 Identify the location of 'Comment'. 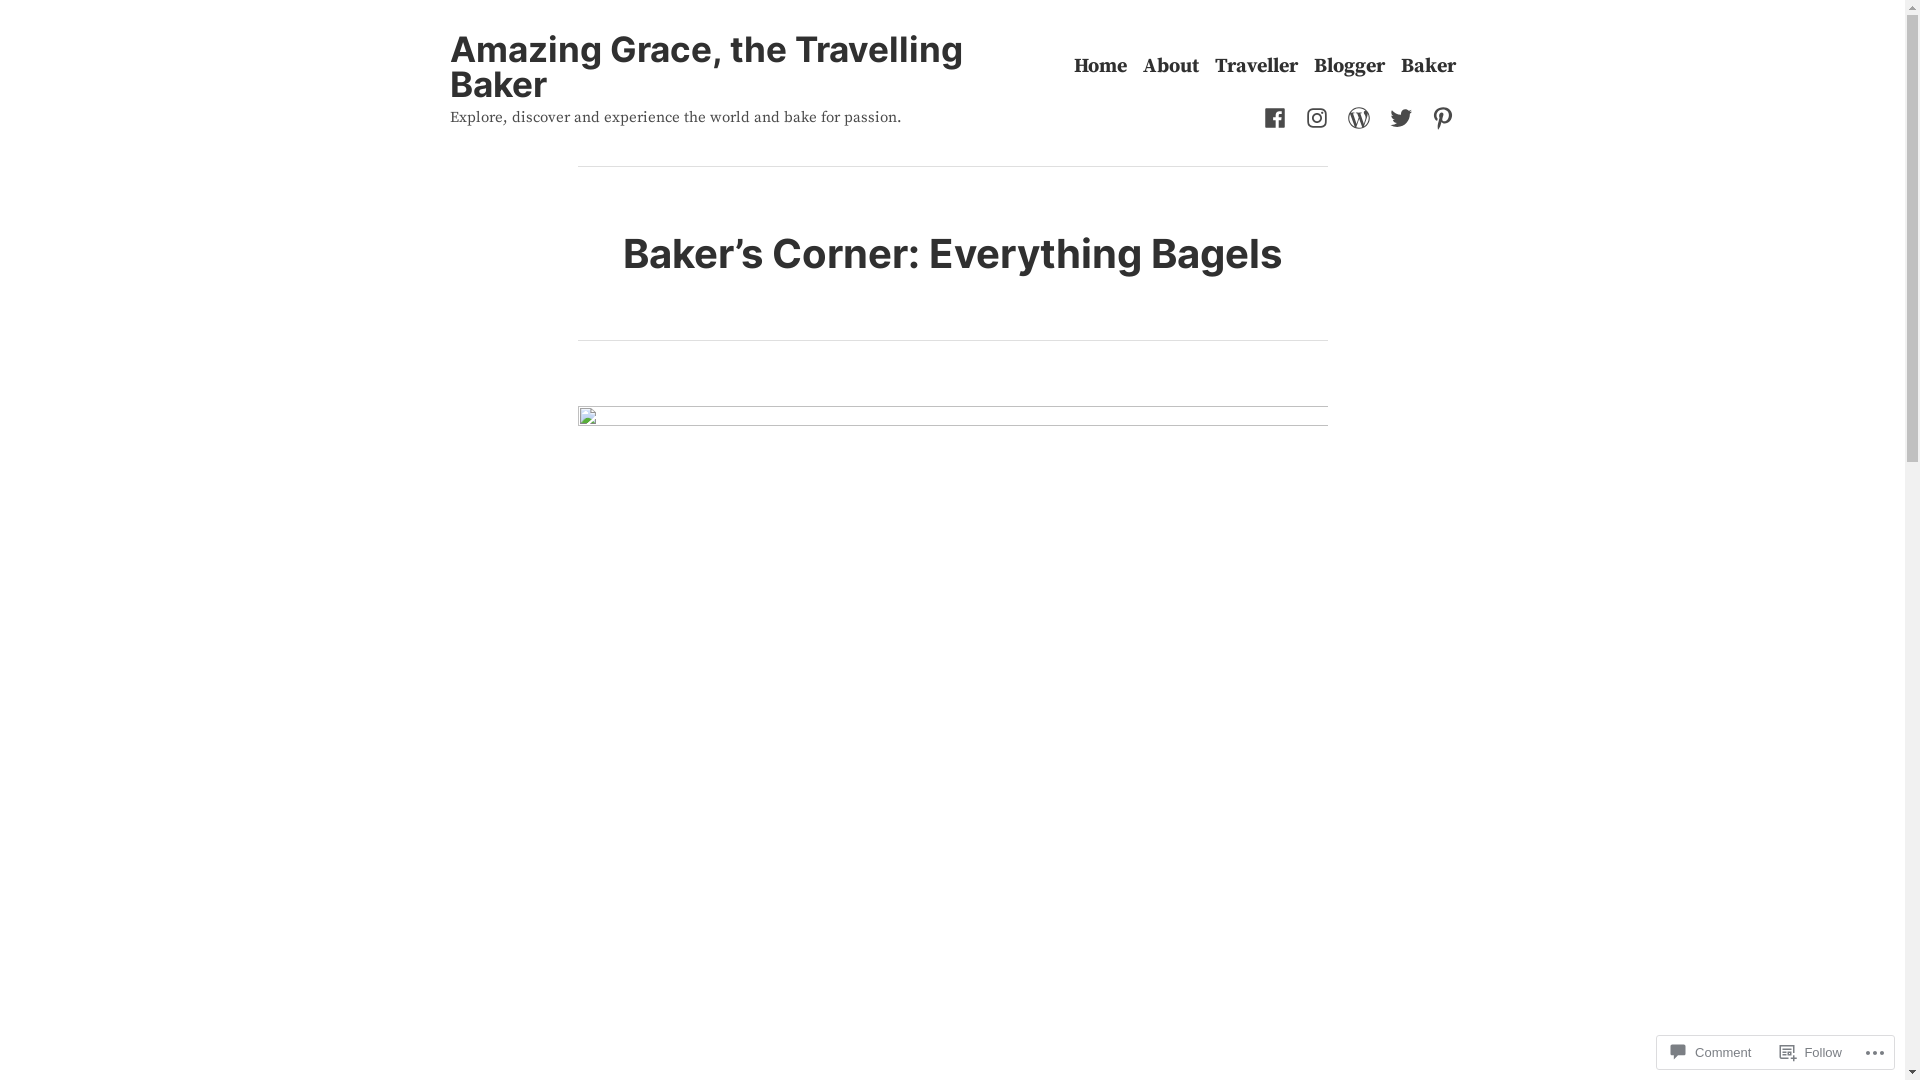
(1709, 1051).